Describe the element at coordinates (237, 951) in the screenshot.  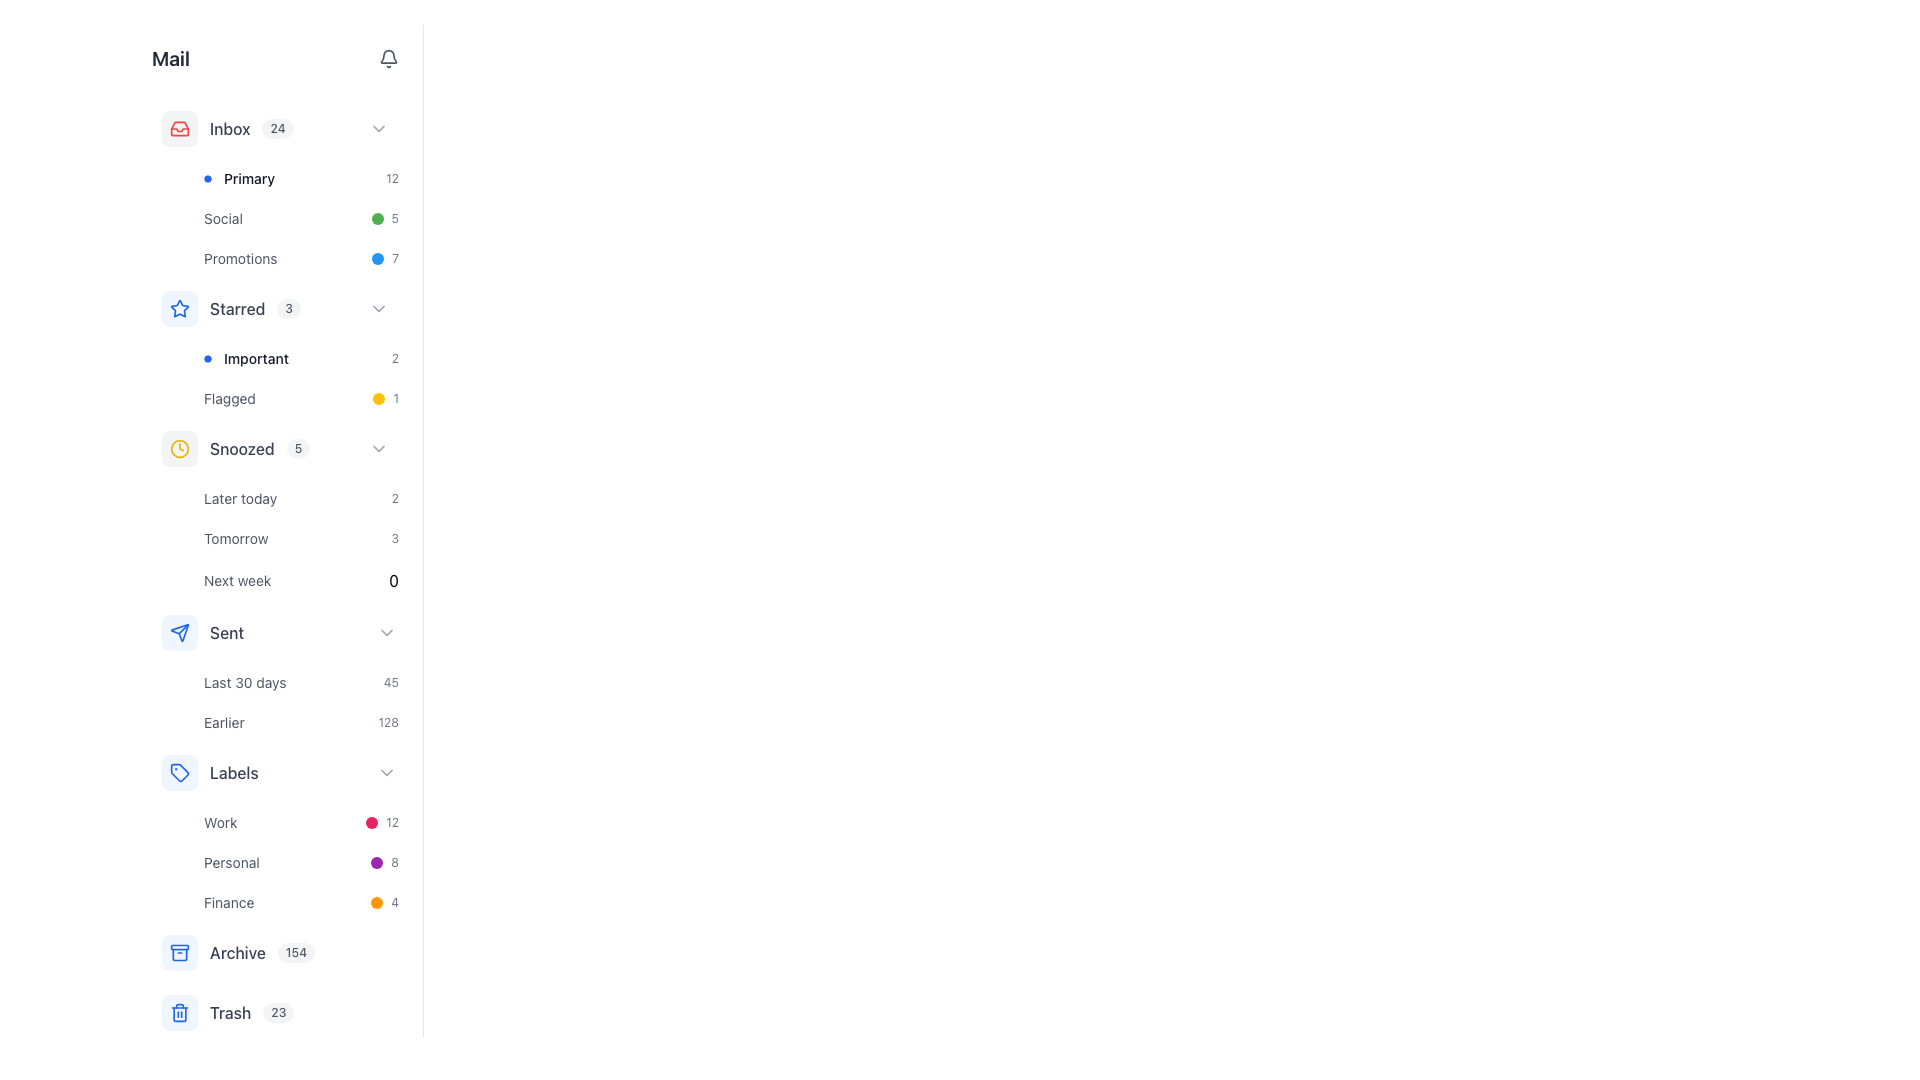
I see `the text label displaying 'Archive' located in the vertical navigation menu, positioned between an archive box icon and a numerical badge (154)` at that location.